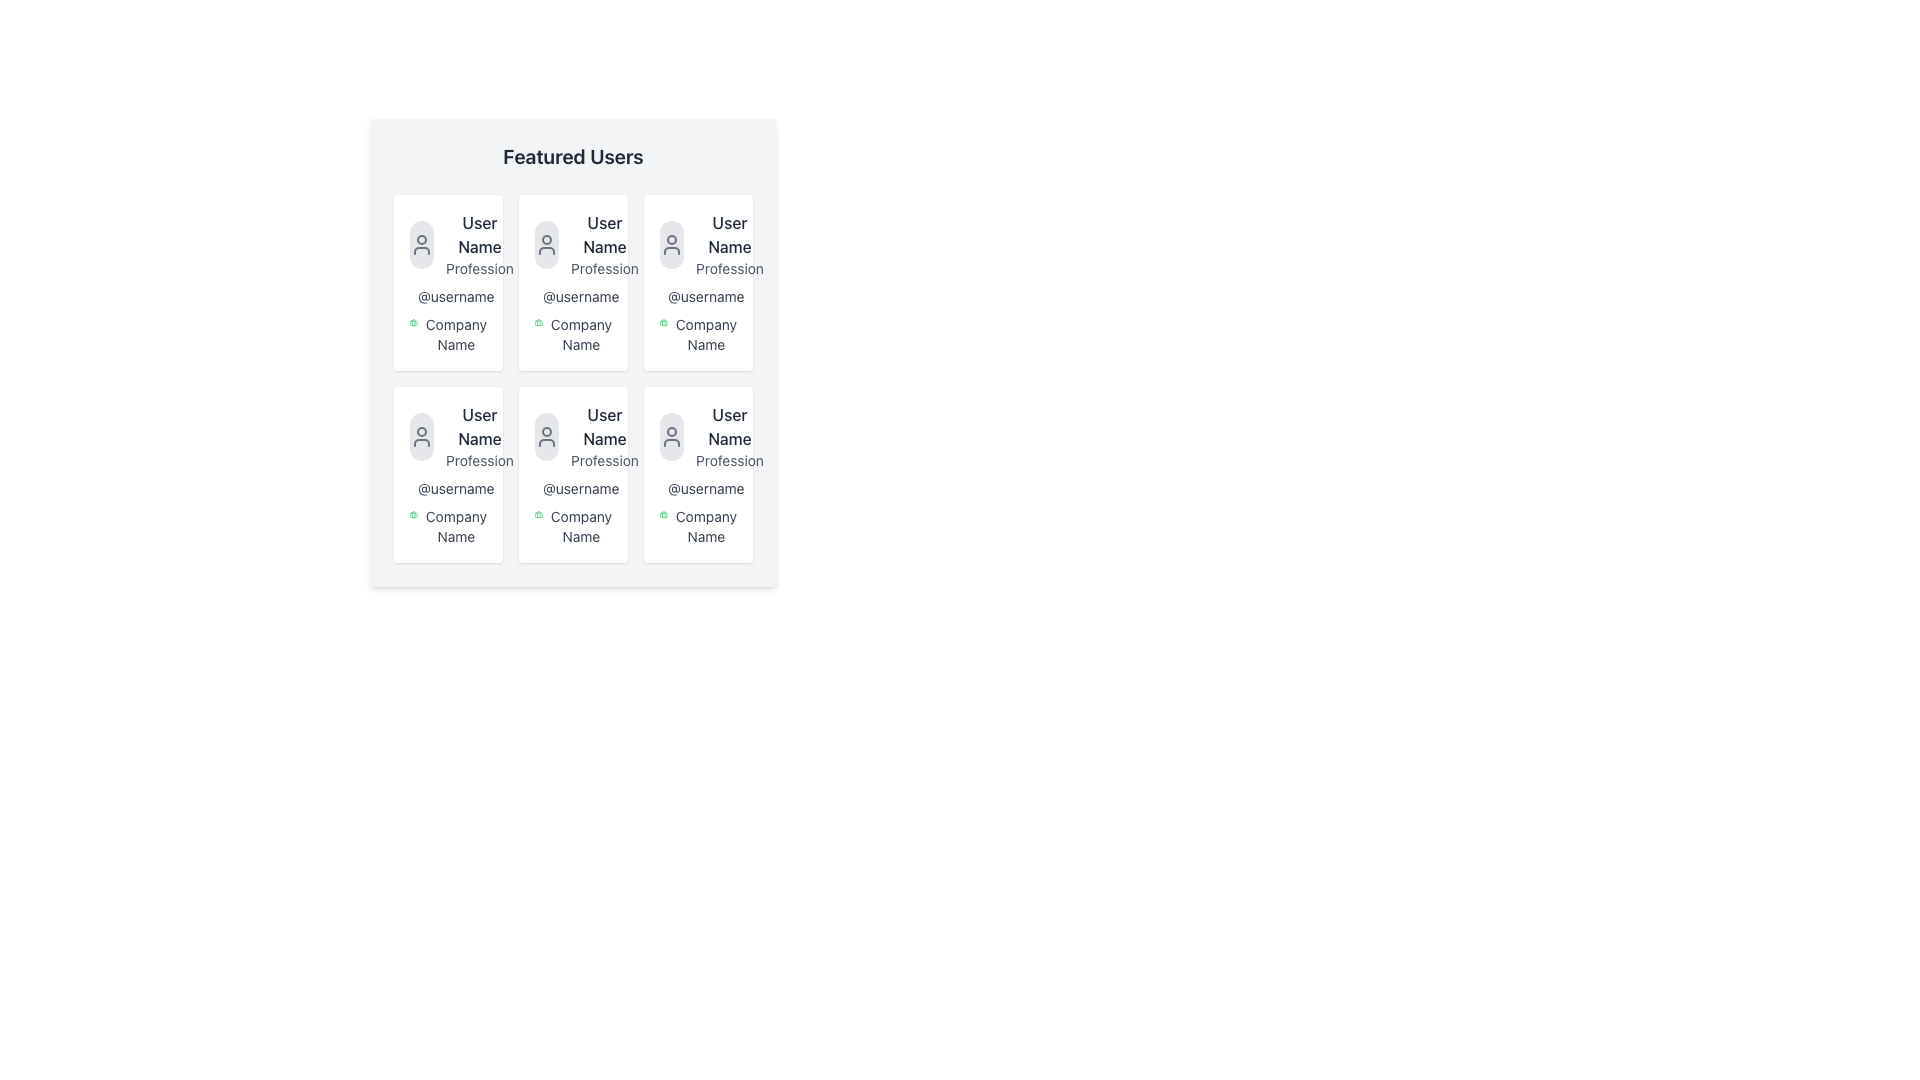 The height and width of the screenshot is (1080, 1920). Describe the element at coordinates (455, 297) in the screenshot. I see `the static text element displaying the username of the featured individual located in the top-left card of a six-card grid layout, positioned between the 'Profession' and 'Company Name' texts` at that location.